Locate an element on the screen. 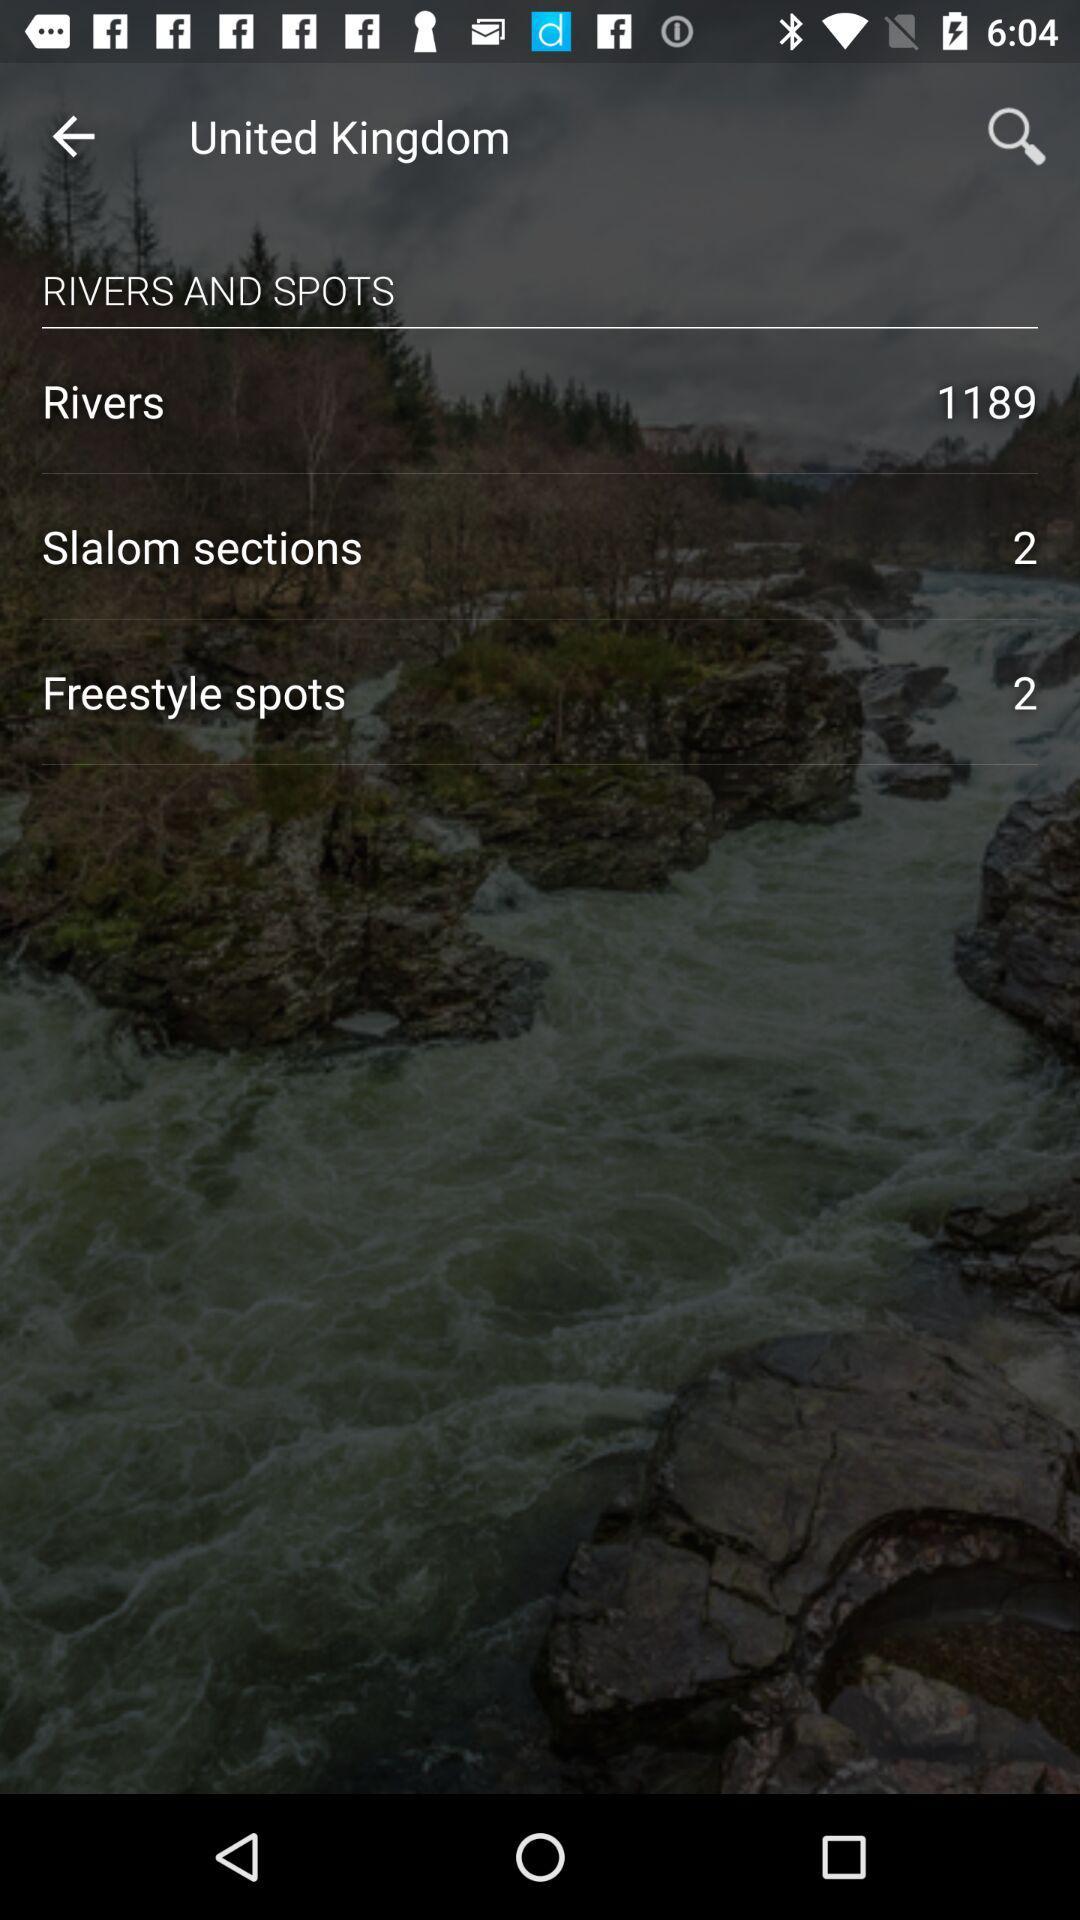 The width and height of the screenshot is (1080, 1920). item below the rivers and spots icon is located at coordinates (540, 327).